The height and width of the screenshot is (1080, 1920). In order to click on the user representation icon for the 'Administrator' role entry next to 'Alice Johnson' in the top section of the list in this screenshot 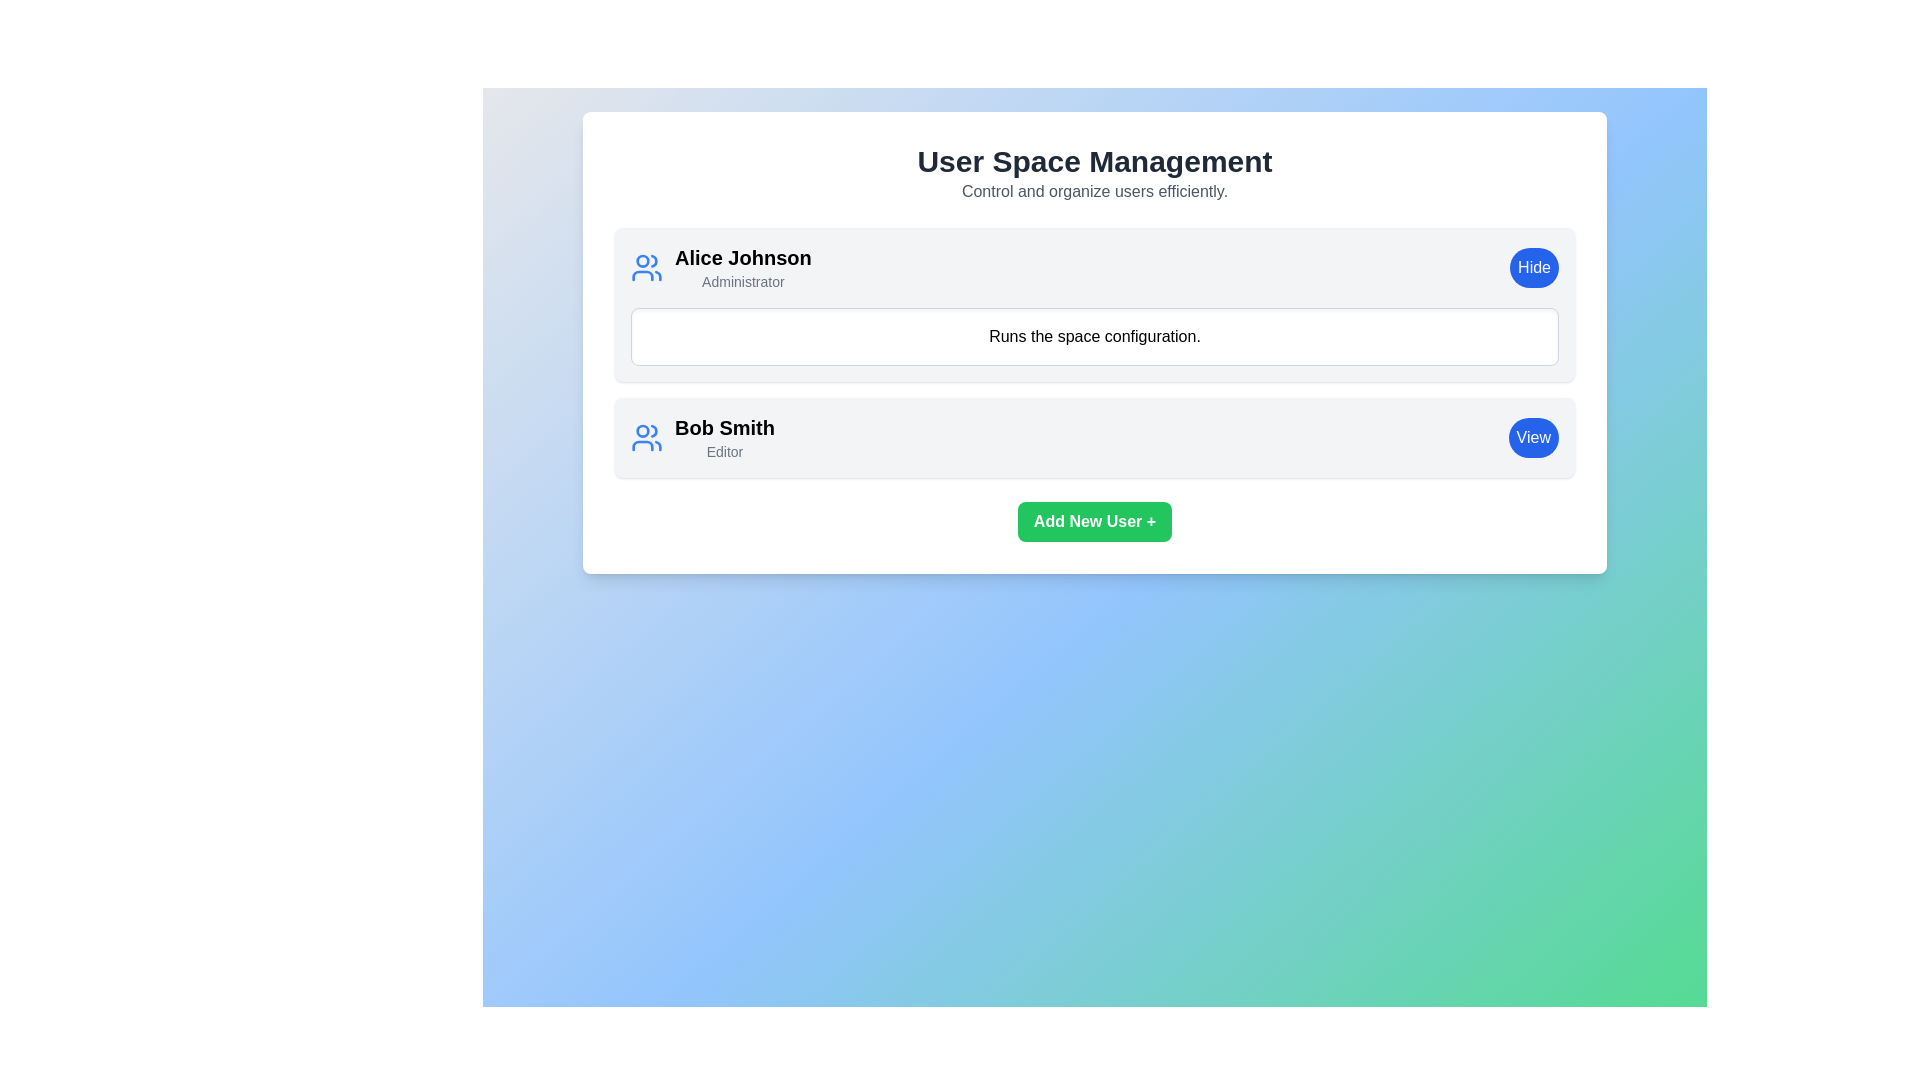, I will do `click(647, 266)`.